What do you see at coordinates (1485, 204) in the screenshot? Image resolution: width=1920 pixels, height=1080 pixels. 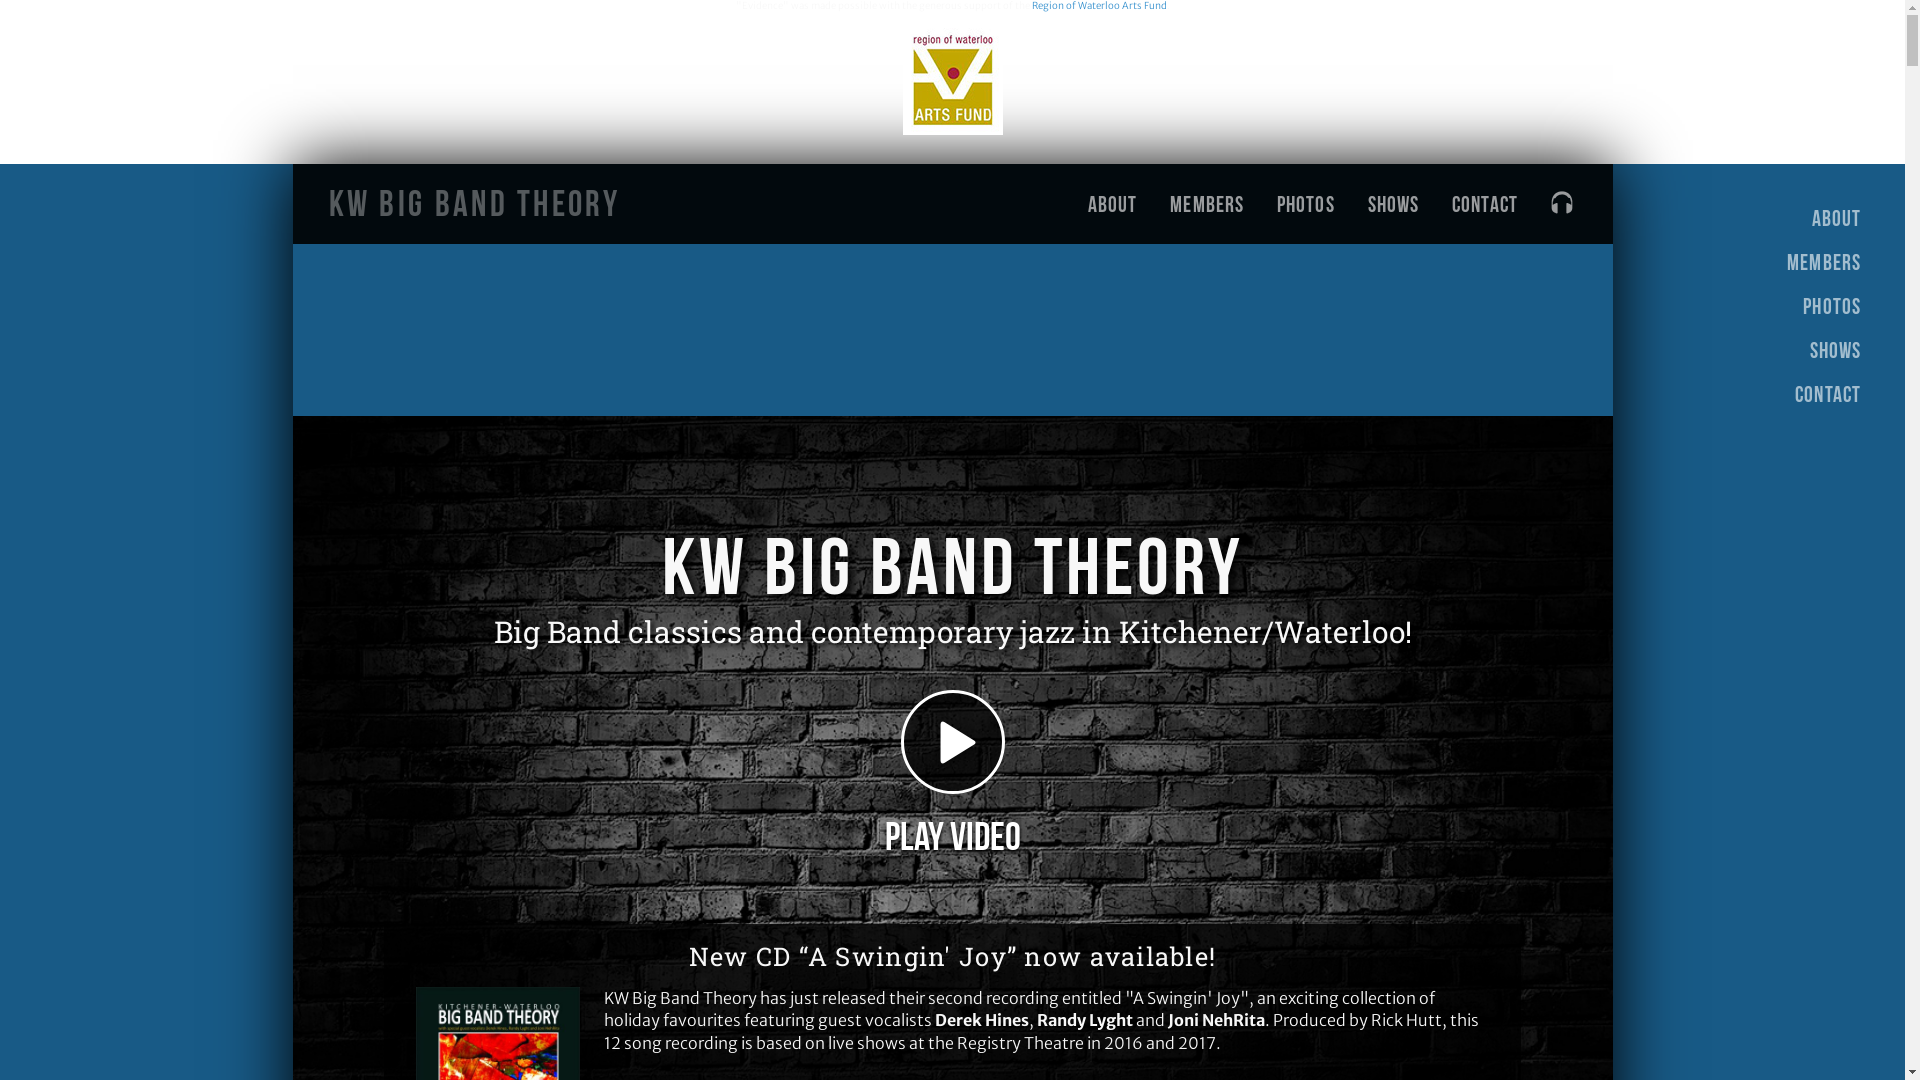 I see `'CONTACT'` at bounding box center [1485, 204].